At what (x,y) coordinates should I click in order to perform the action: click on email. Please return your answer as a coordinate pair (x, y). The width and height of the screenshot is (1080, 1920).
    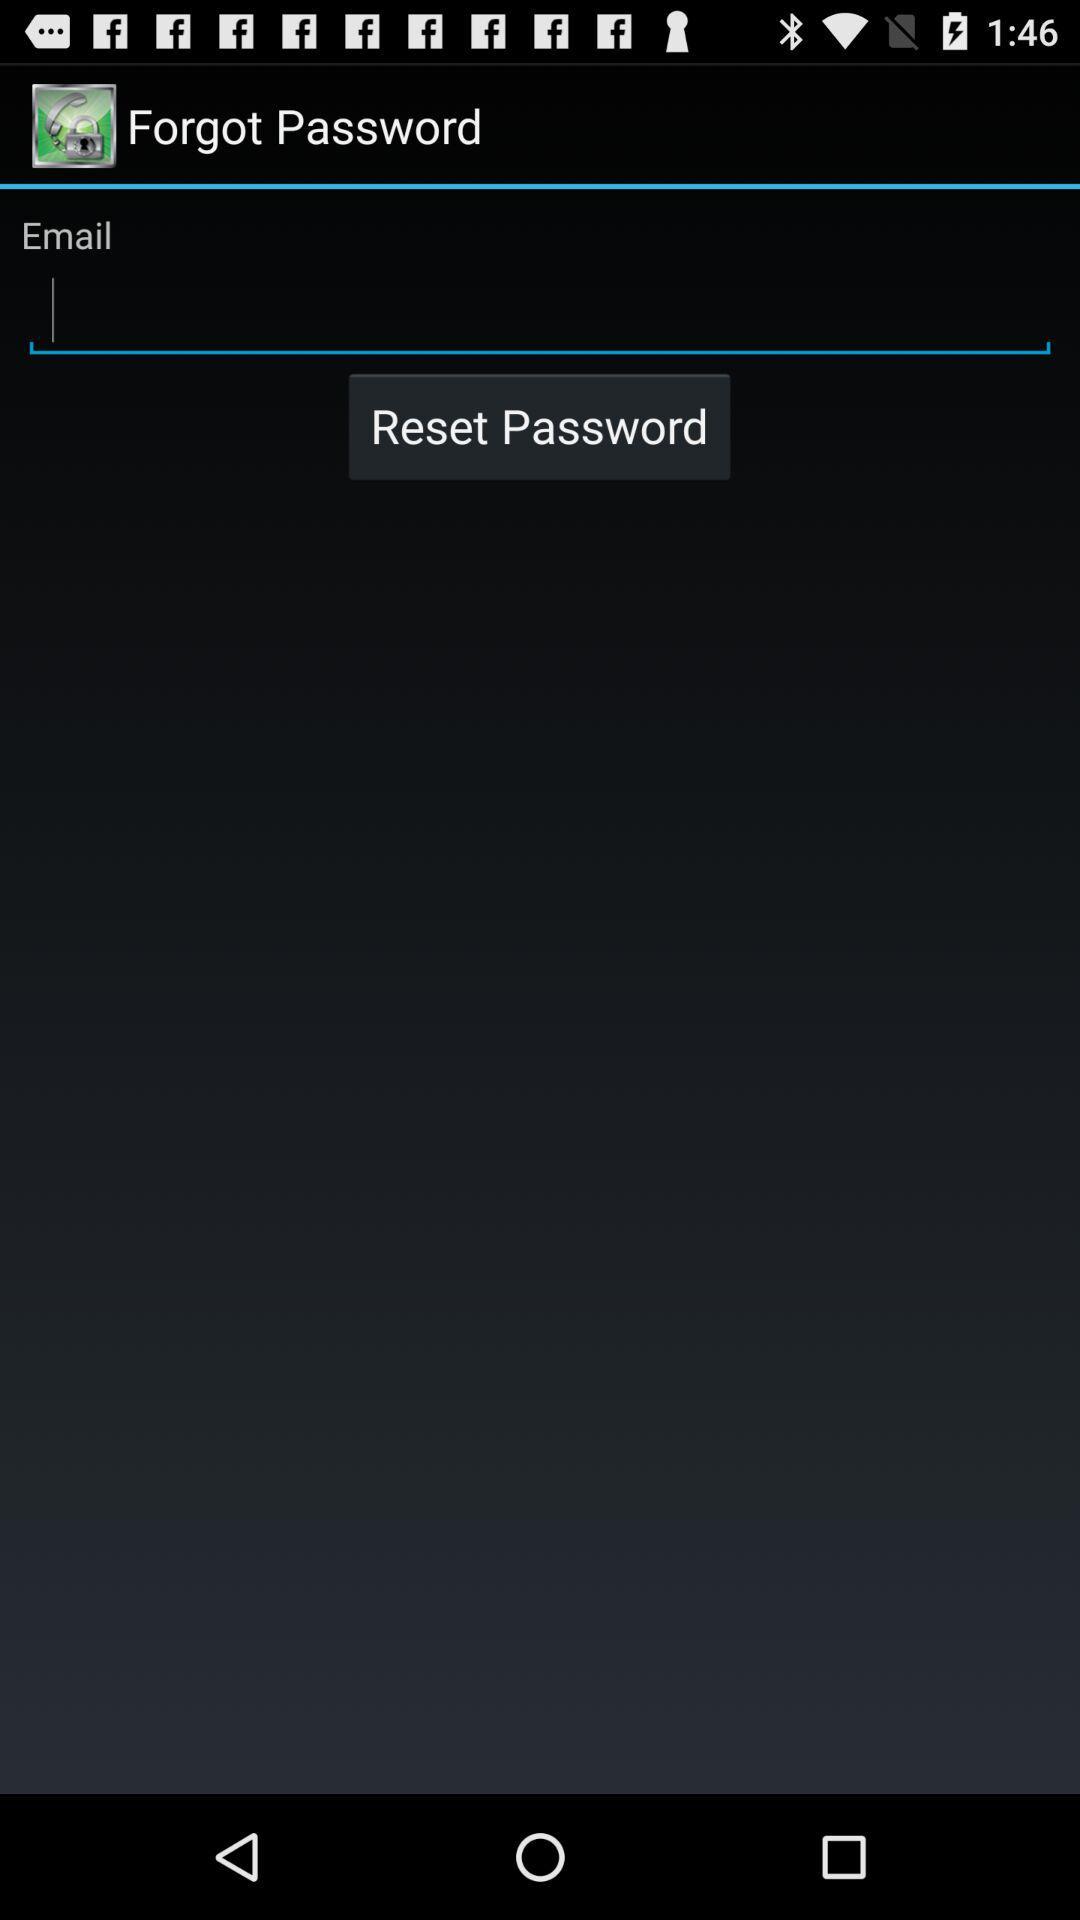
    Looking at the image, I should click on (540, 310).